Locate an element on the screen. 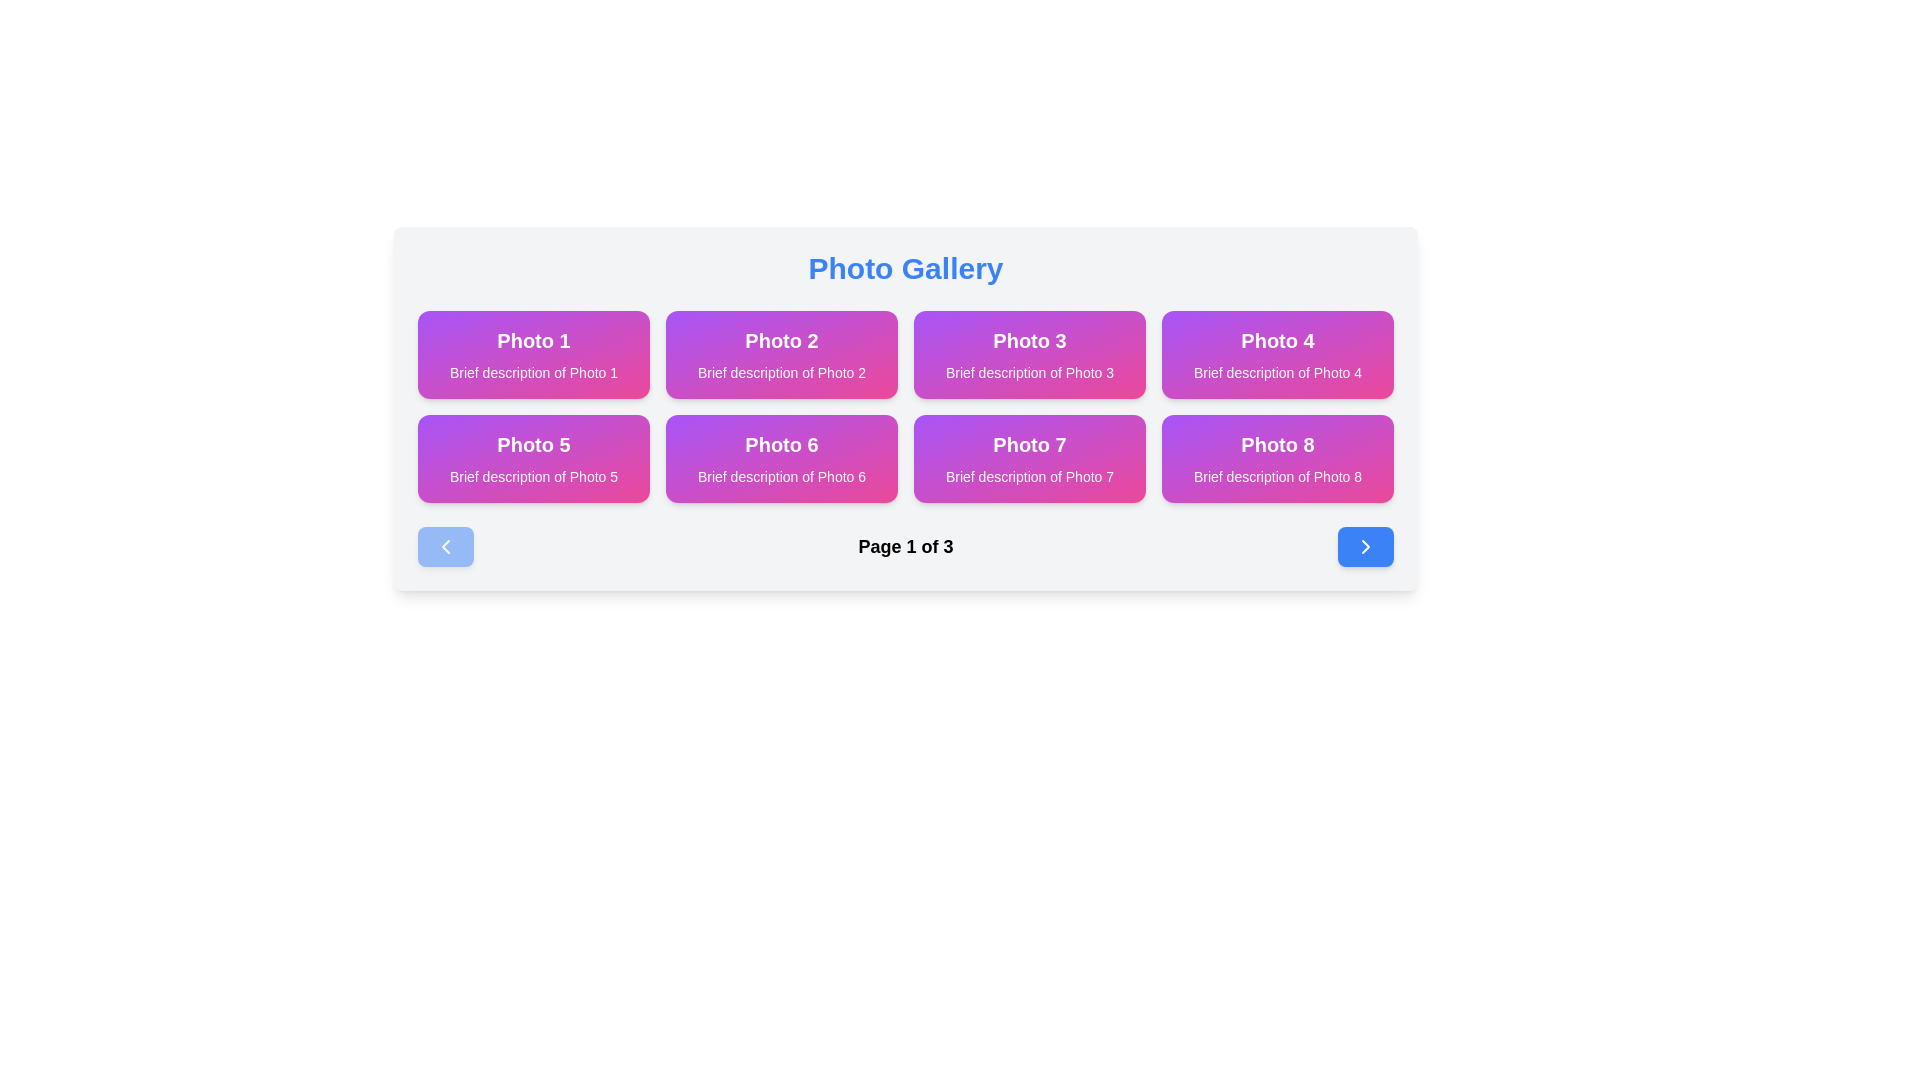  the title header text label located at the upper portion of the card in the bottom-right corner of the grid layout is located at coordinates (1276, 443).